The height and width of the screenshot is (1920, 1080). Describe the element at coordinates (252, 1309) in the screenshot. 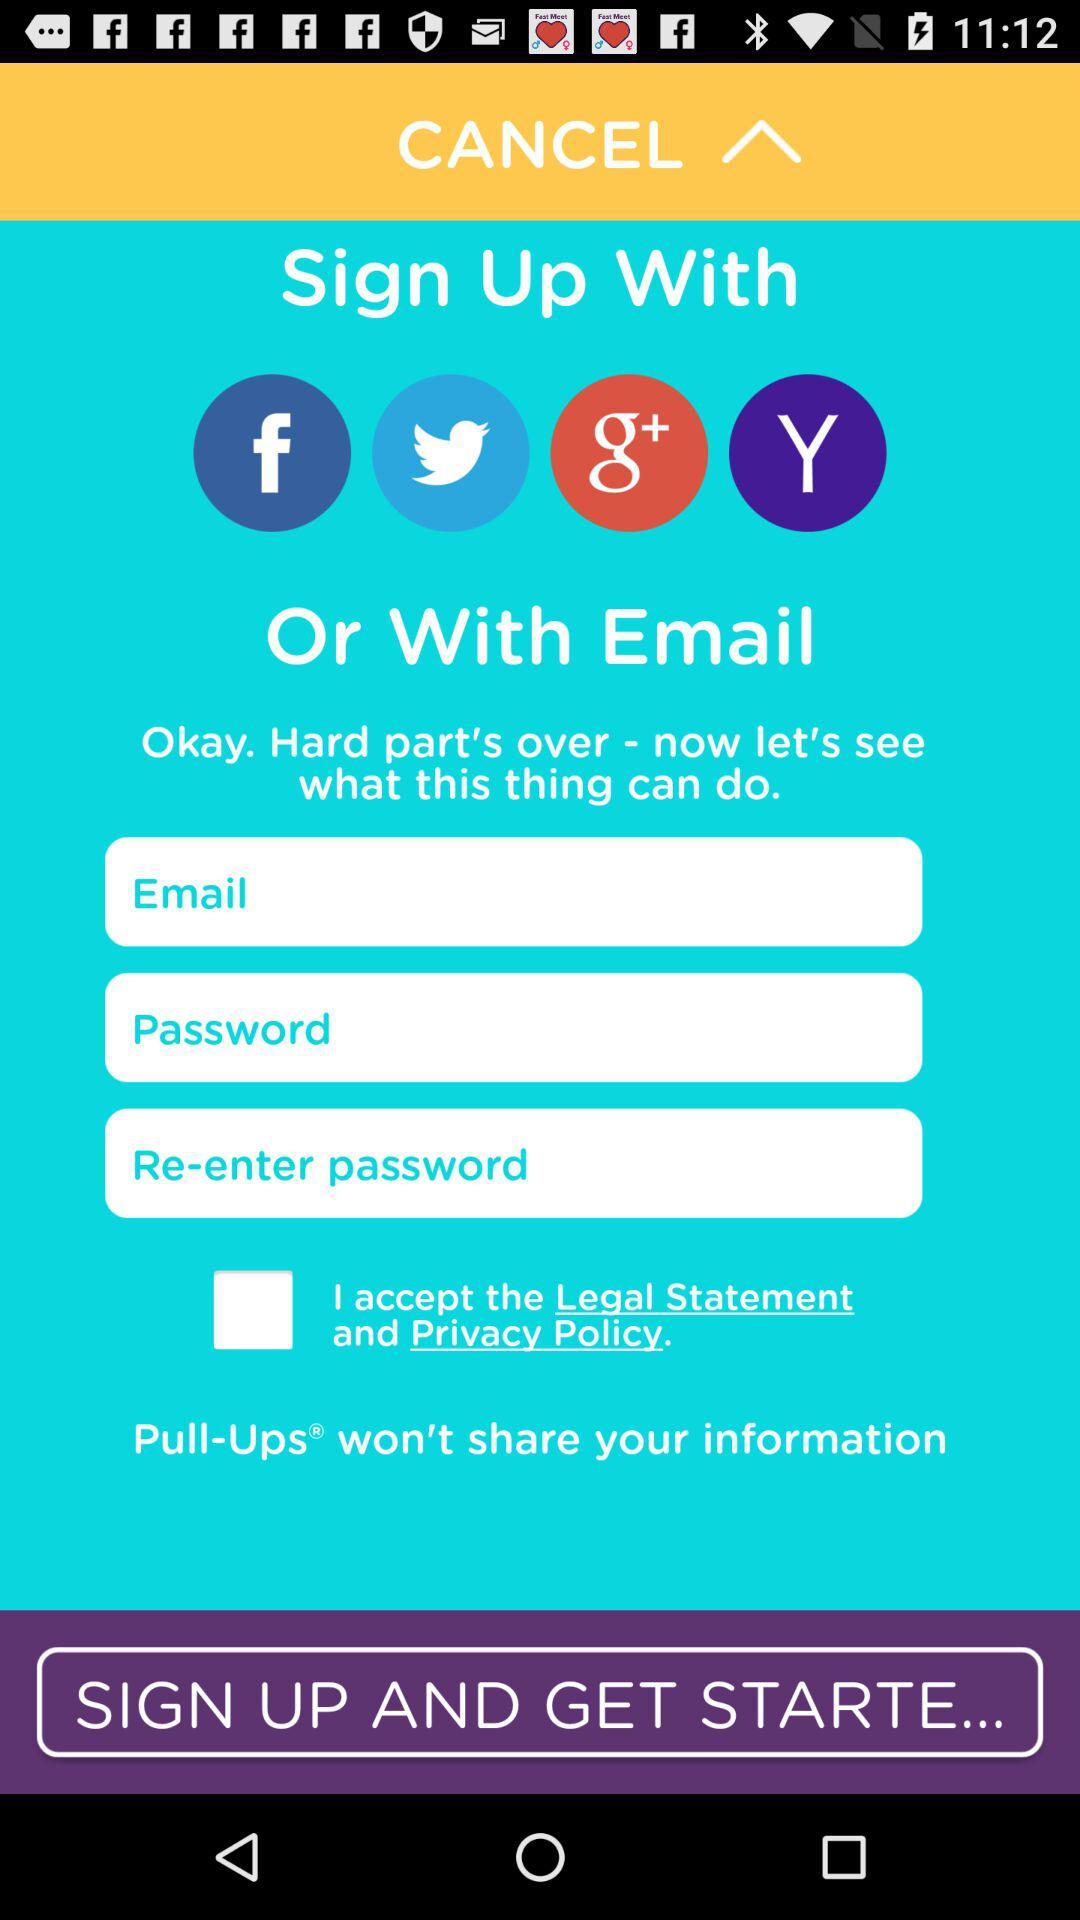

I see `the app above the pull ups won item` at that location.